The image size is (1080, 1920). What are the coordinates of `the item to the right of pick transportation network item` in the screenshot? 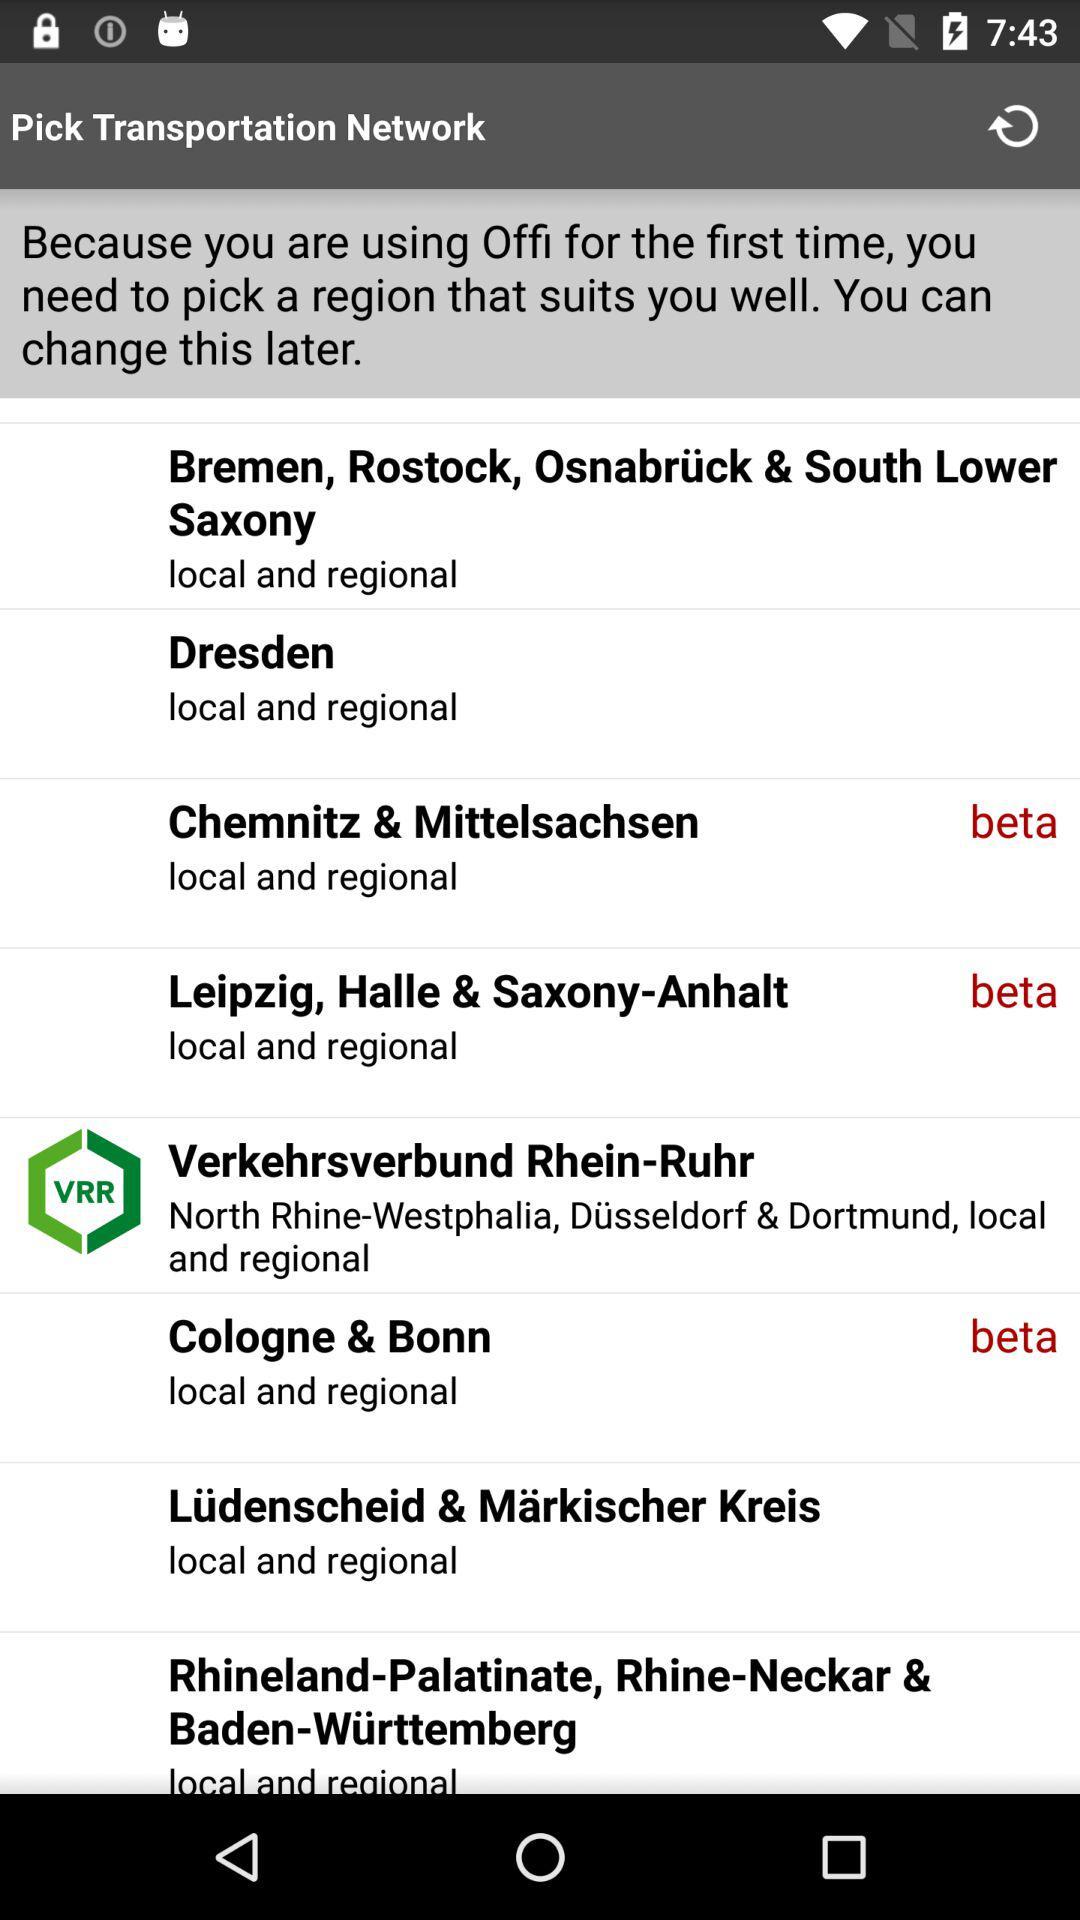 It's located at (1017, 124).